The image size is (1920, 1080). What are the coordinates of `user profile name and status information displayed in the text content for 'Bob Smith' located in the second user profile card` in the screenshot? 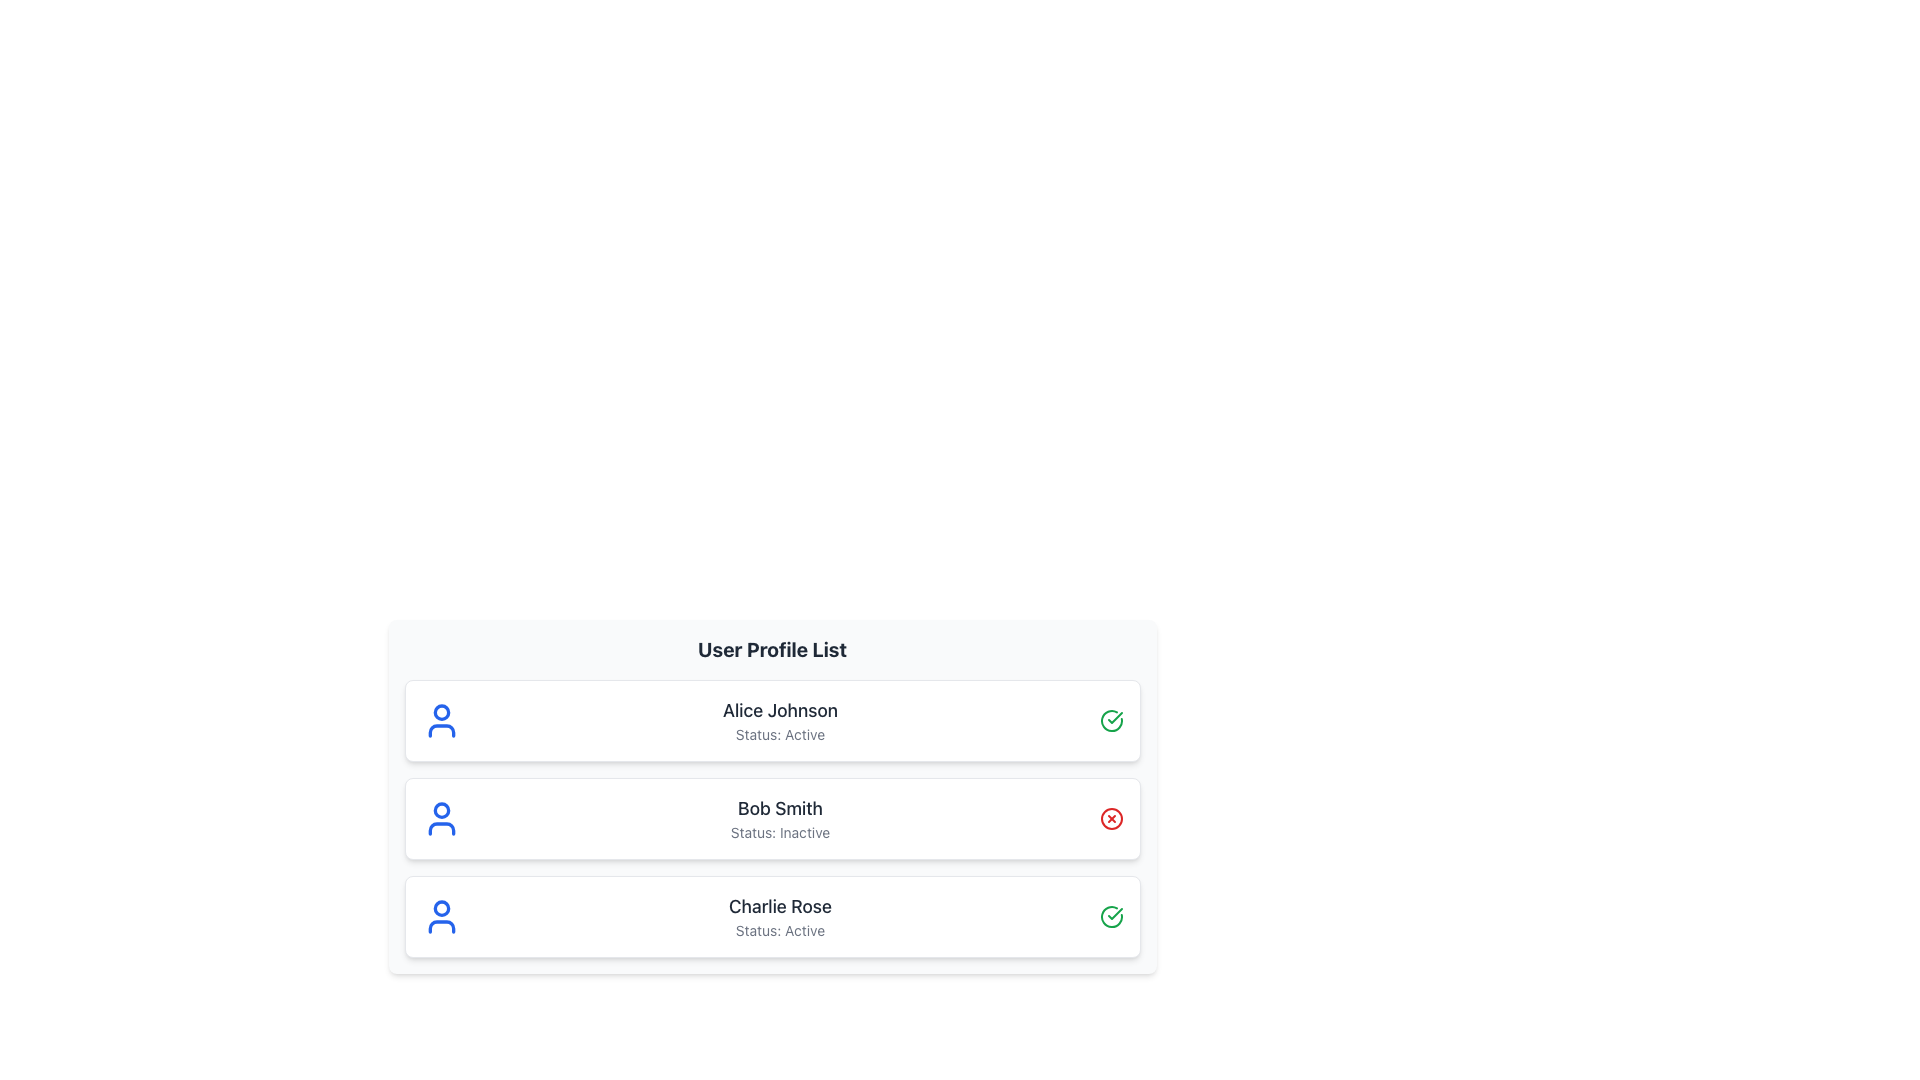 It's located at (779, 818).